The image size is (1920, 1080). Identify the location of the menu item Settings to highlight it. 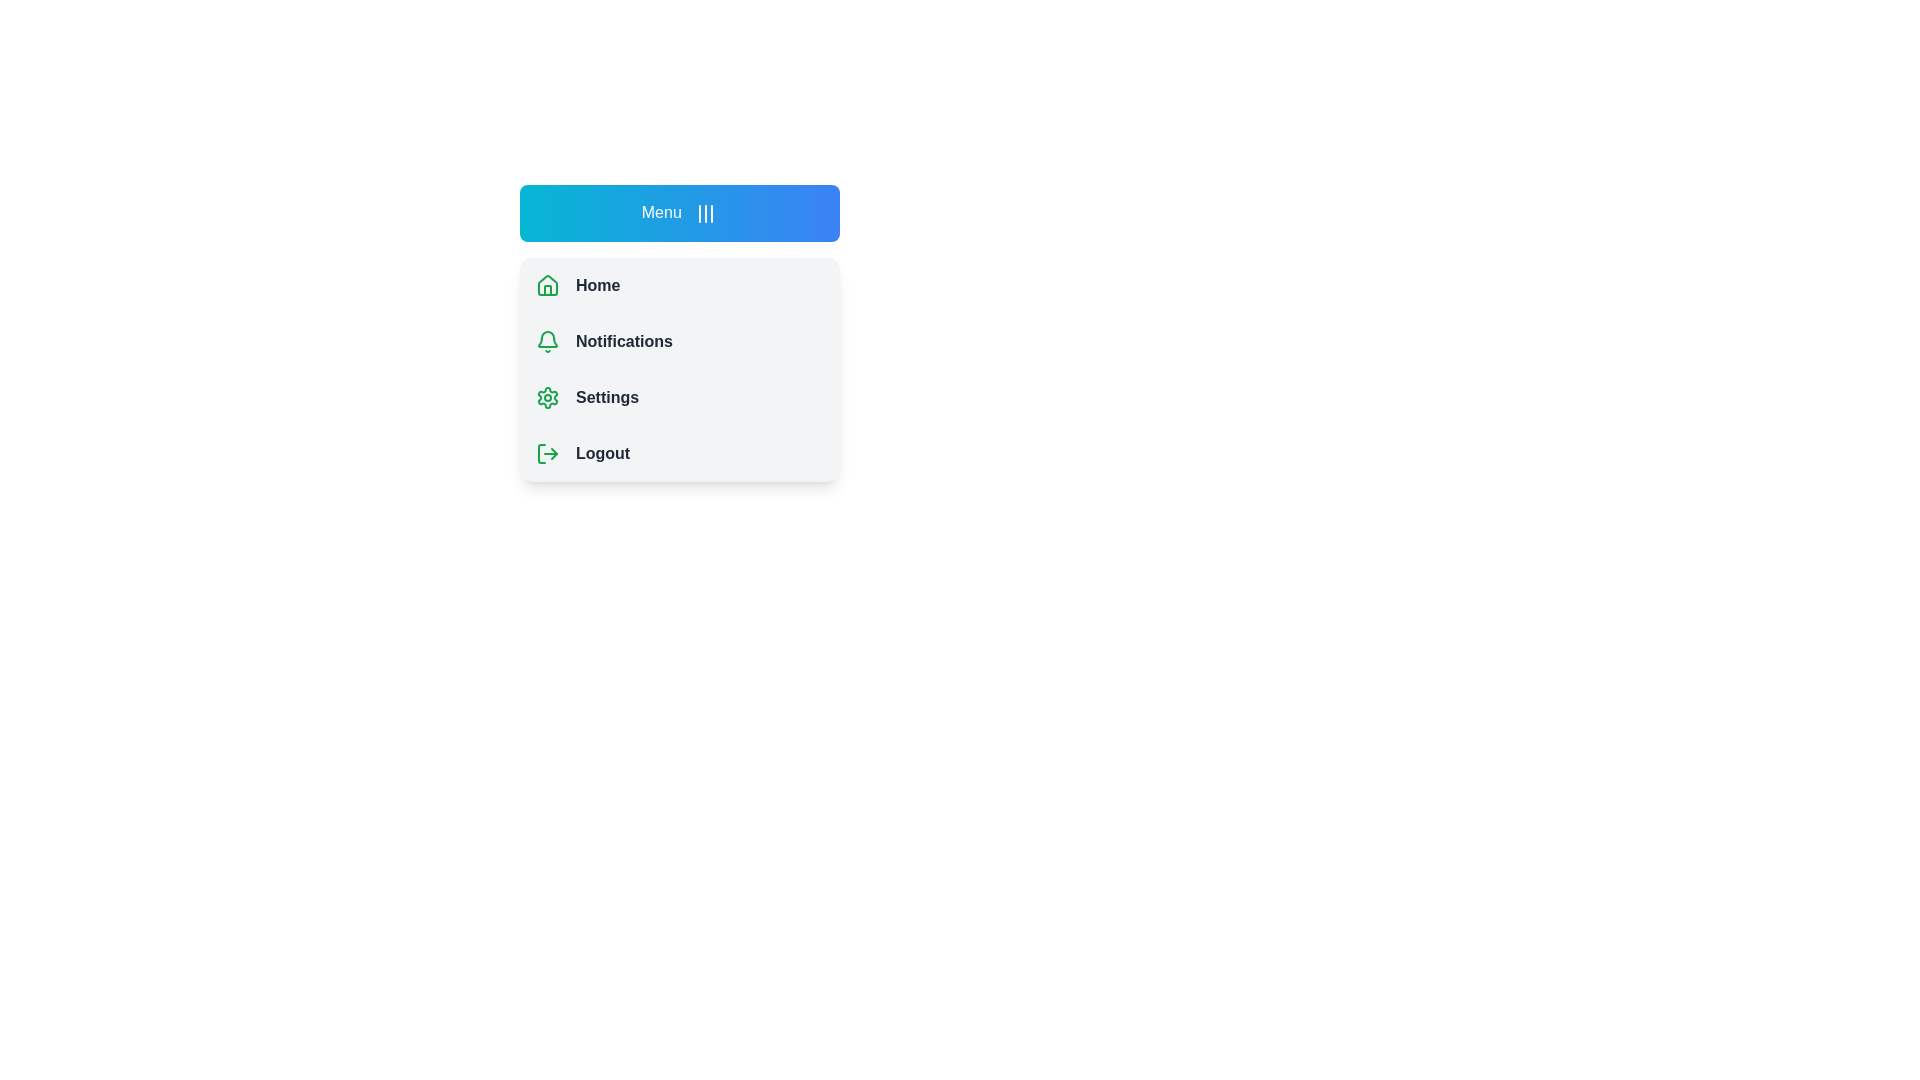
(680, 397).